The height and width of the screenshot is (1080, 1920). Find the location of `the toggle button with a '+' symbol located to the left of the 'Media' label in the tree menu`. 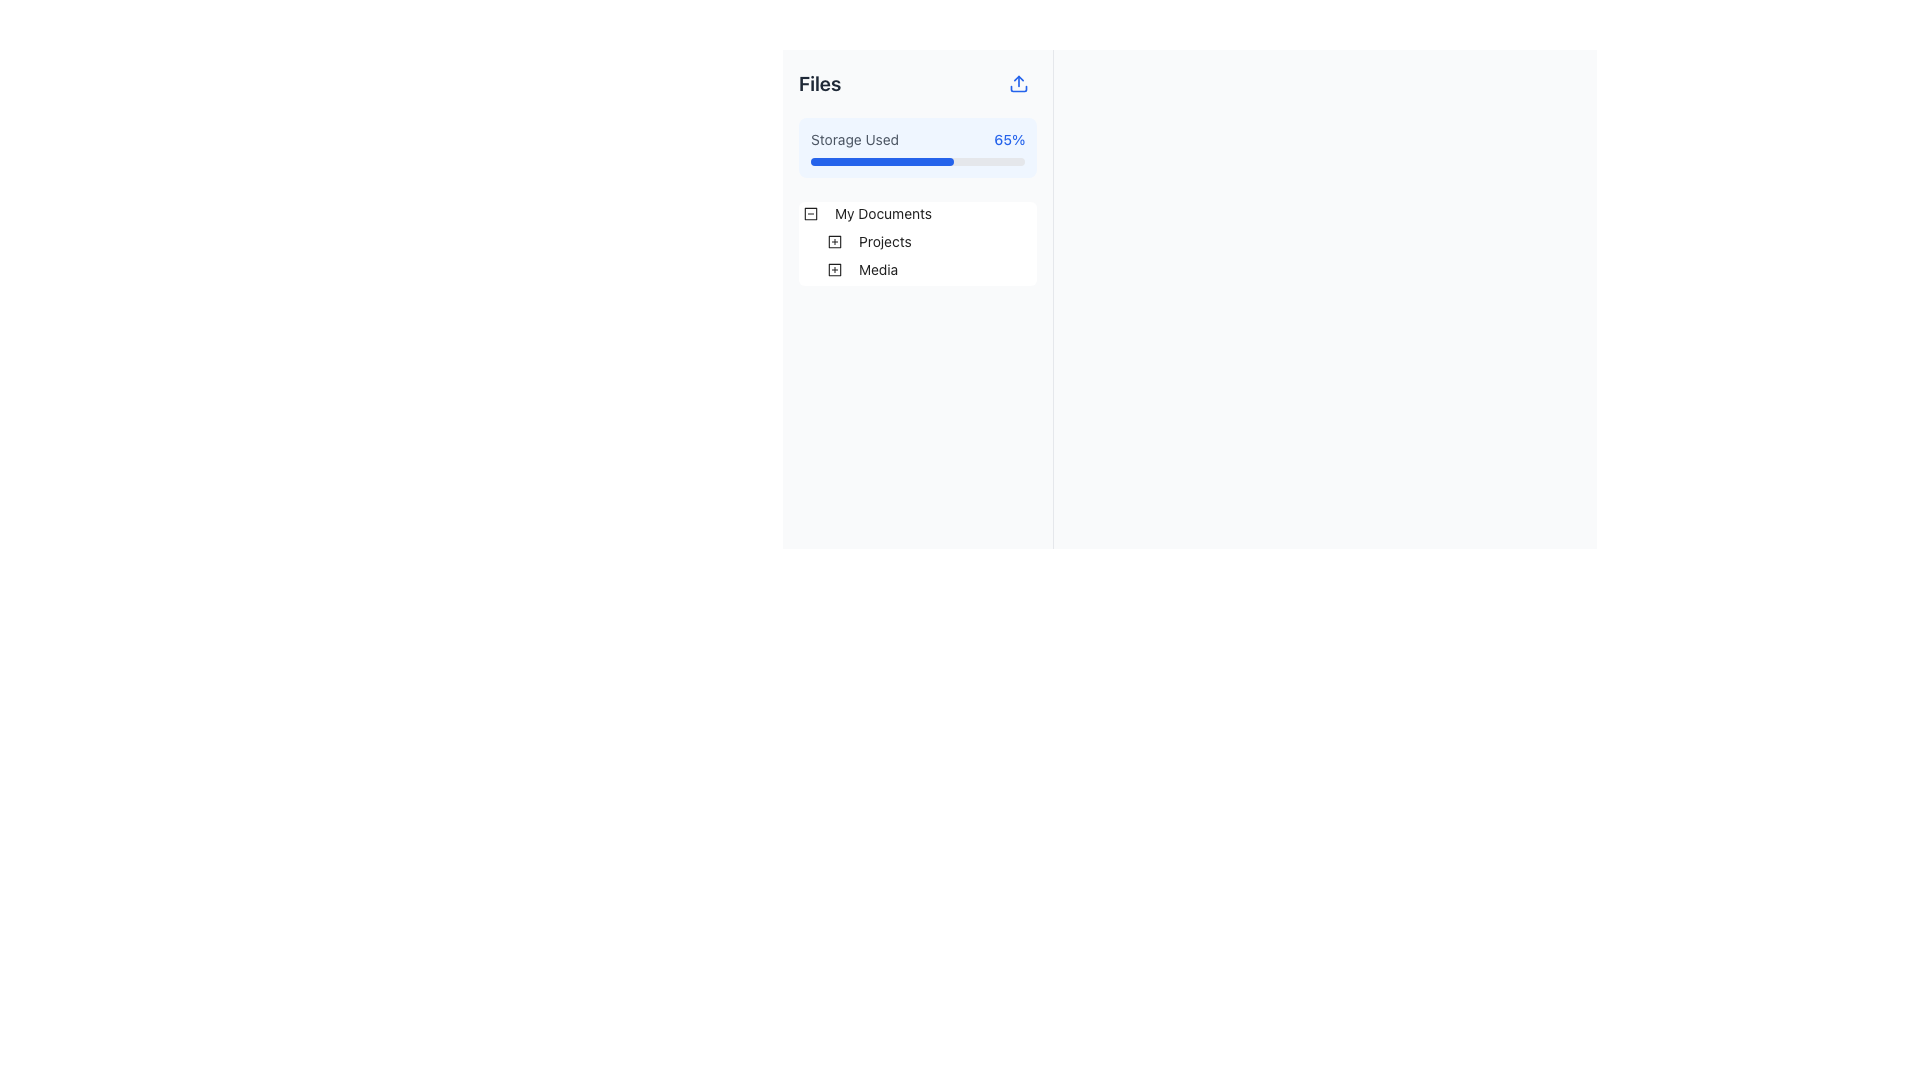

the toggle button with a '+' symbol located to the left of the 'Media' label in the tree menu is located at coordinates (835, 270).